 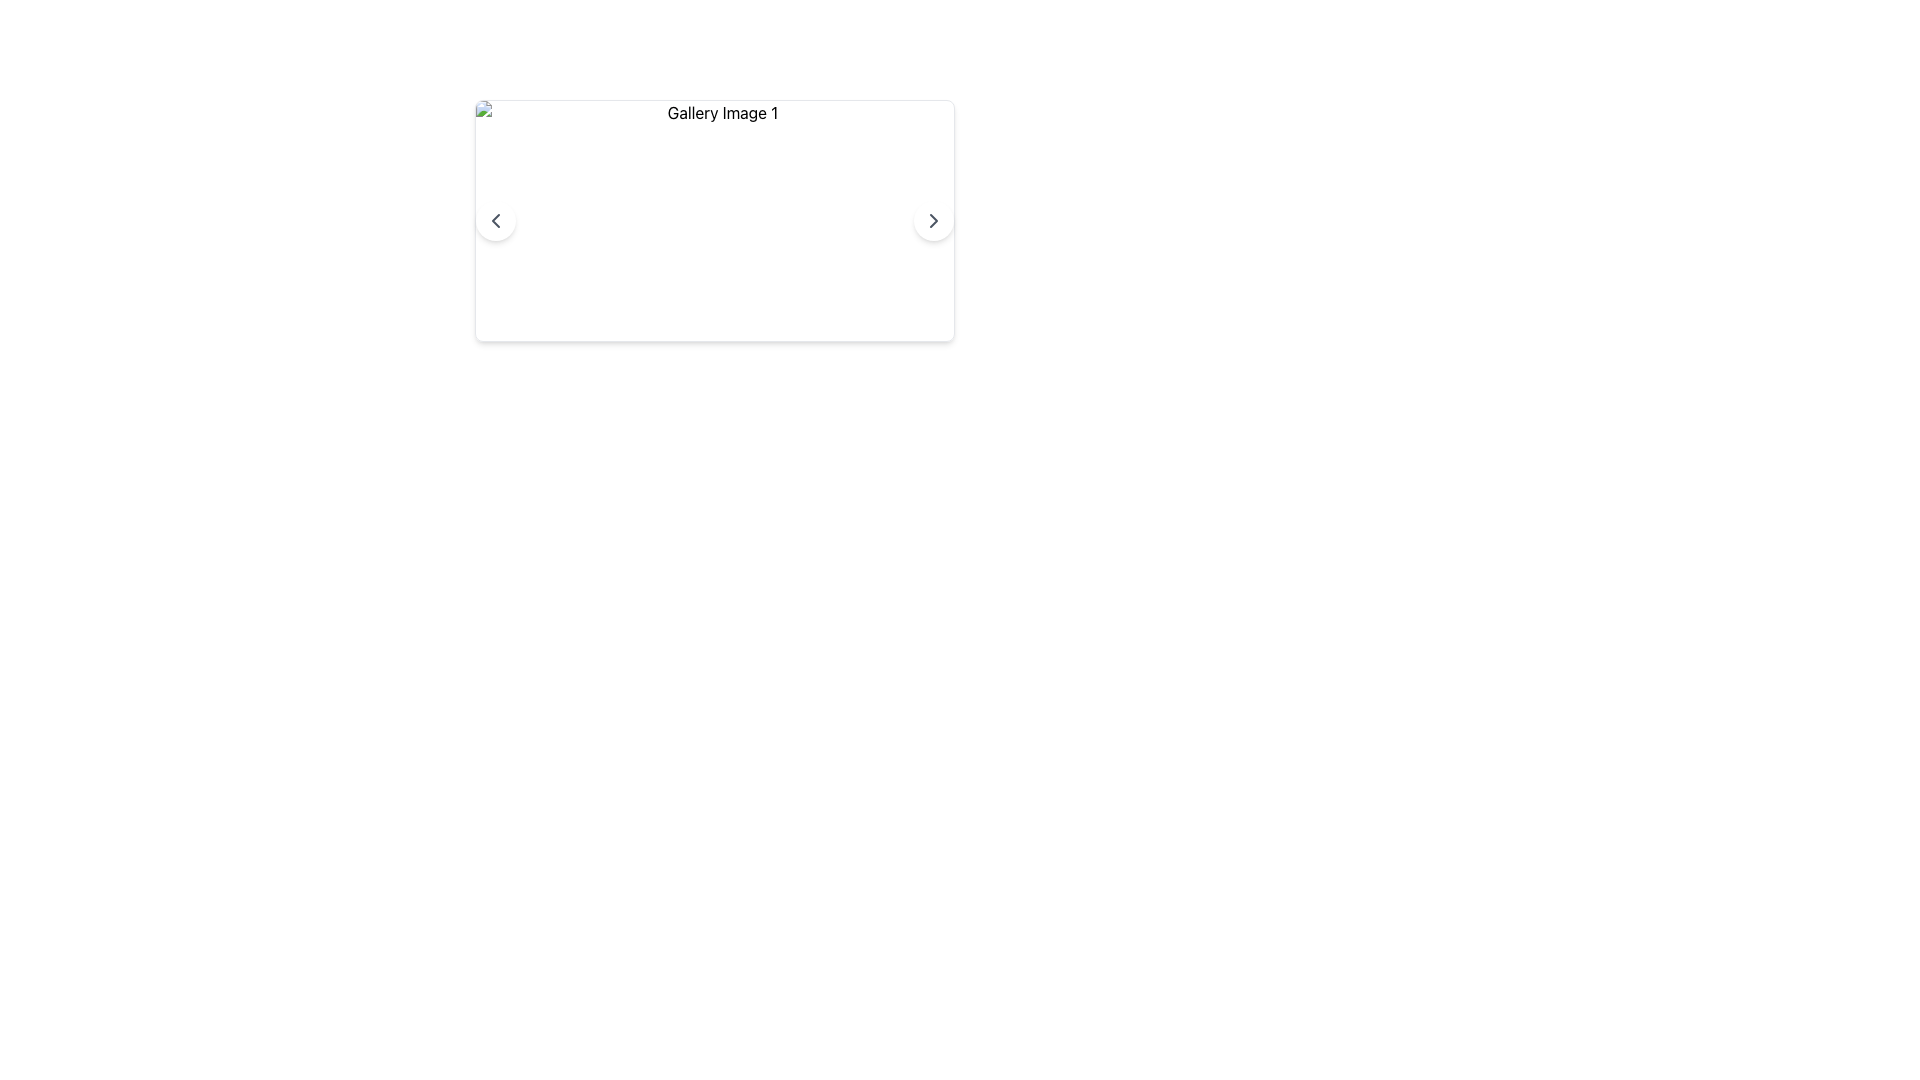 I want to click on the left navigation icon button located in the left-middle of the white rectangular card displaying 'Gallery Image 1', so click(x=495, y=220).